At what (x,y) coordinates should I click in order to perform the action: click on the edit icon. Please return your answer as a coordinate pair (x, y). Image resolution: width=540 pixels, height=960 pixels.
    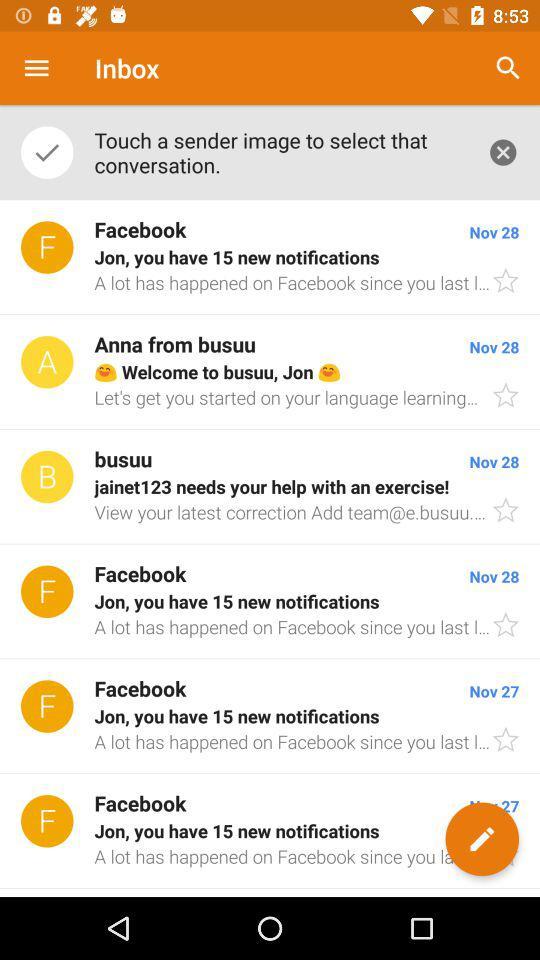
    Looking at the image, I should click on (481, 839).